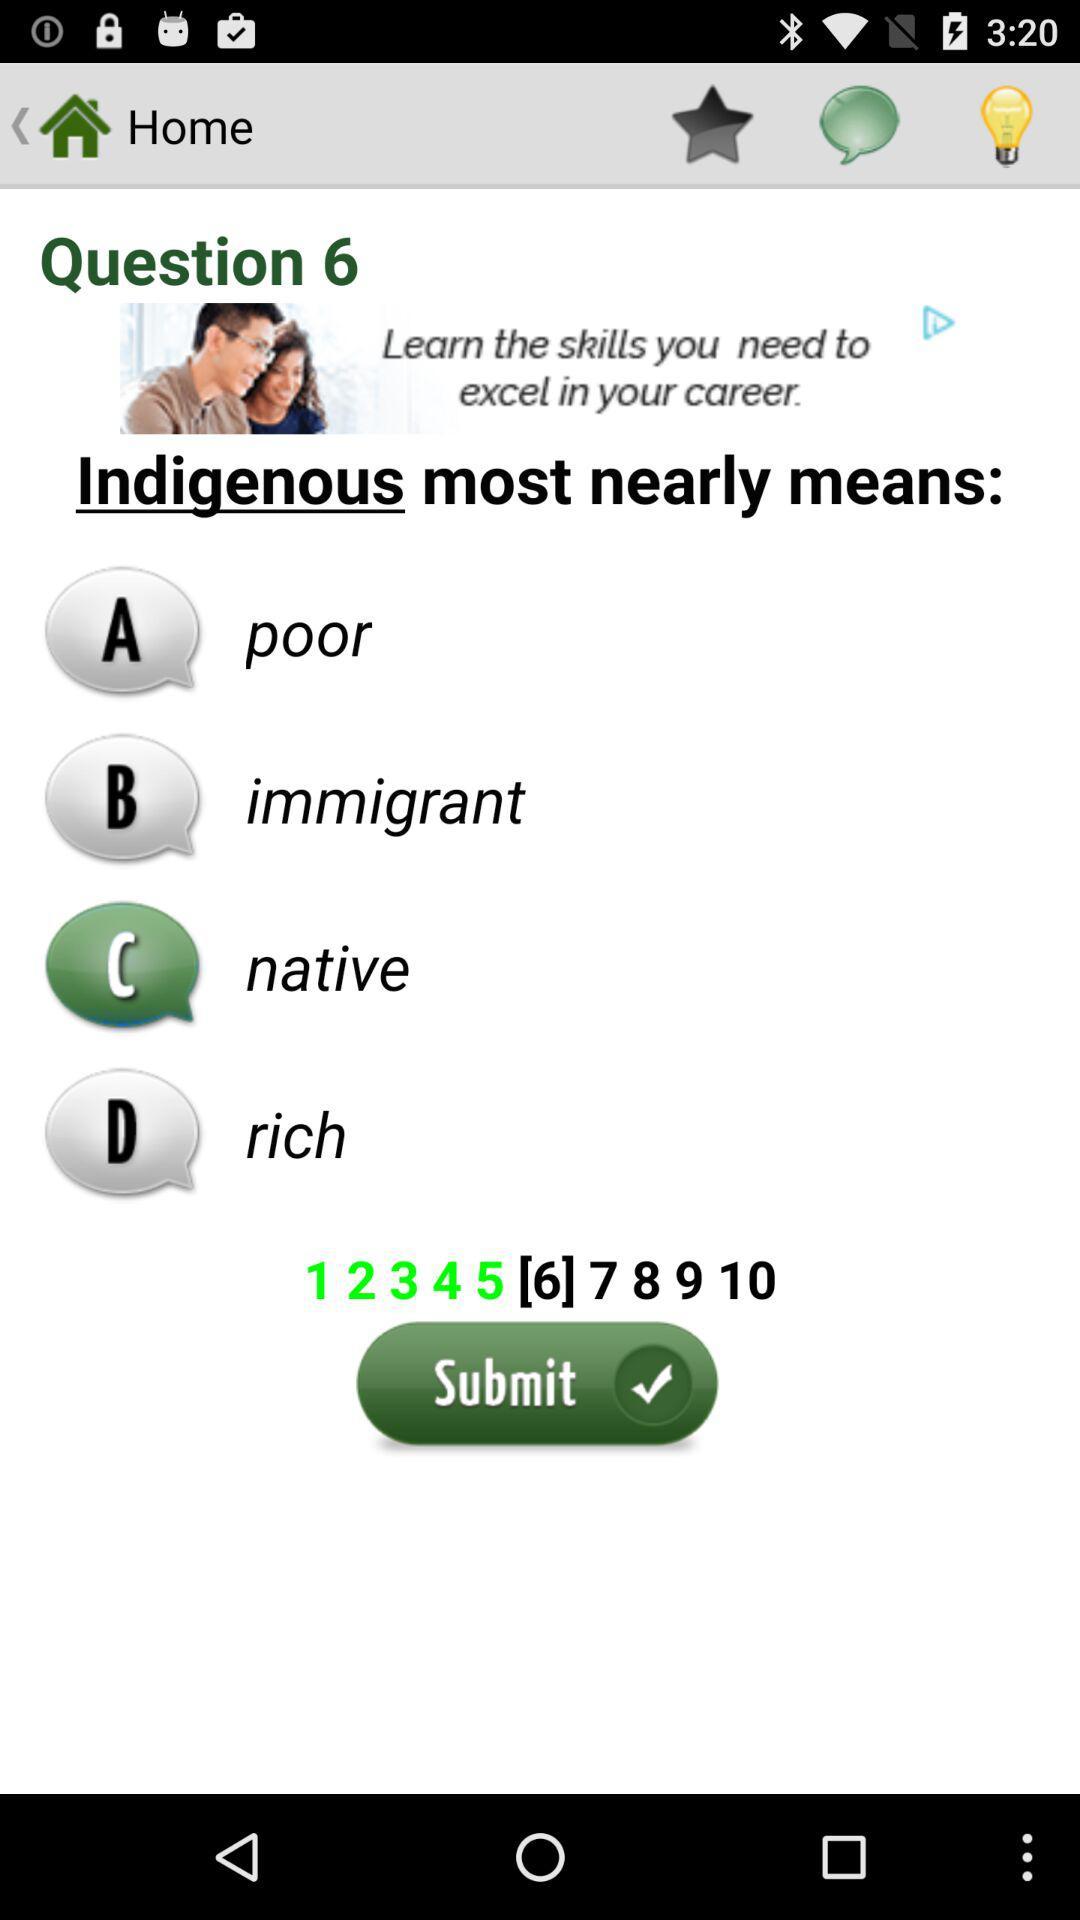 The image size is (1080, 1920). Describe the element at coordinates (123, 966) in the screenshot. I see `icon left to native` at that location.